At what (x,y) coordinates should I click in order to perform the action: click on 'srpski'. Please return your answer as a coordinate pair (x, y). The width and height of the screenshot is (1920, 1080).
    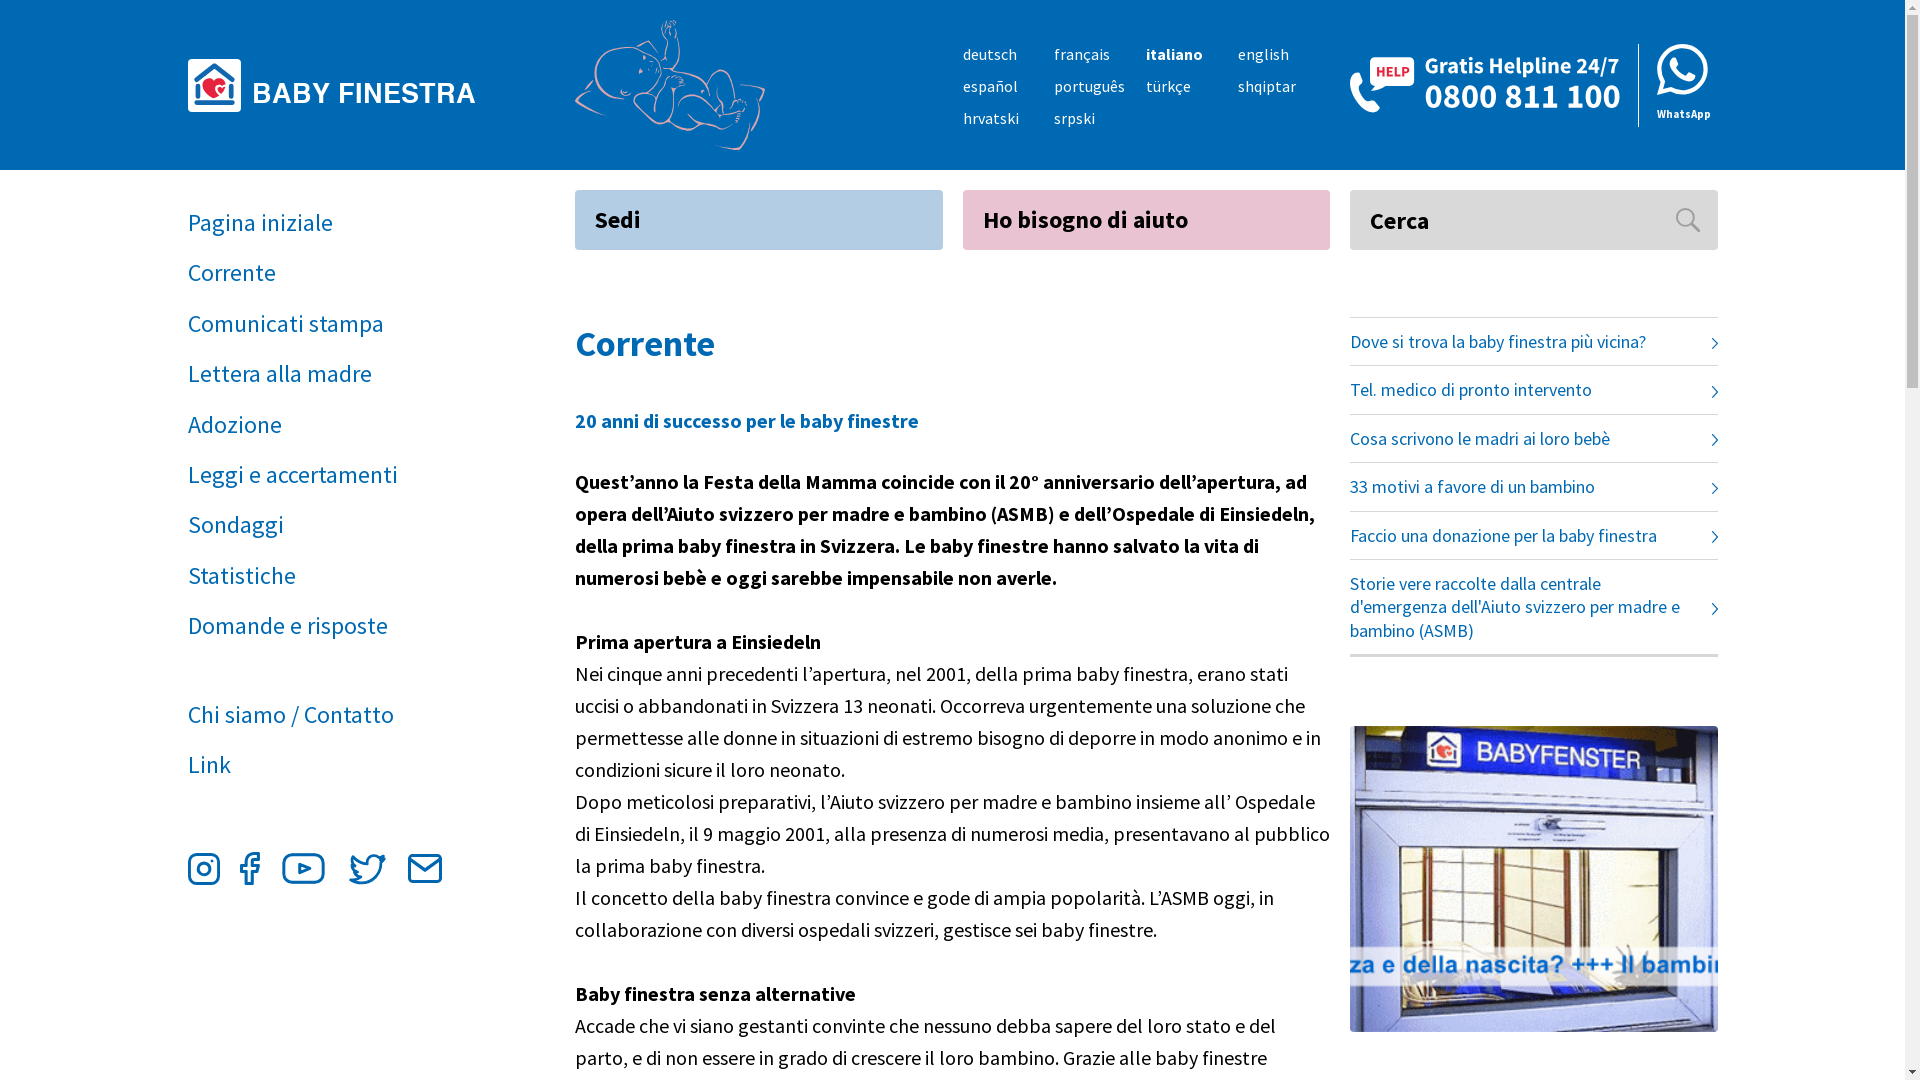
    Looking at the image, I should click on (1073, 118).